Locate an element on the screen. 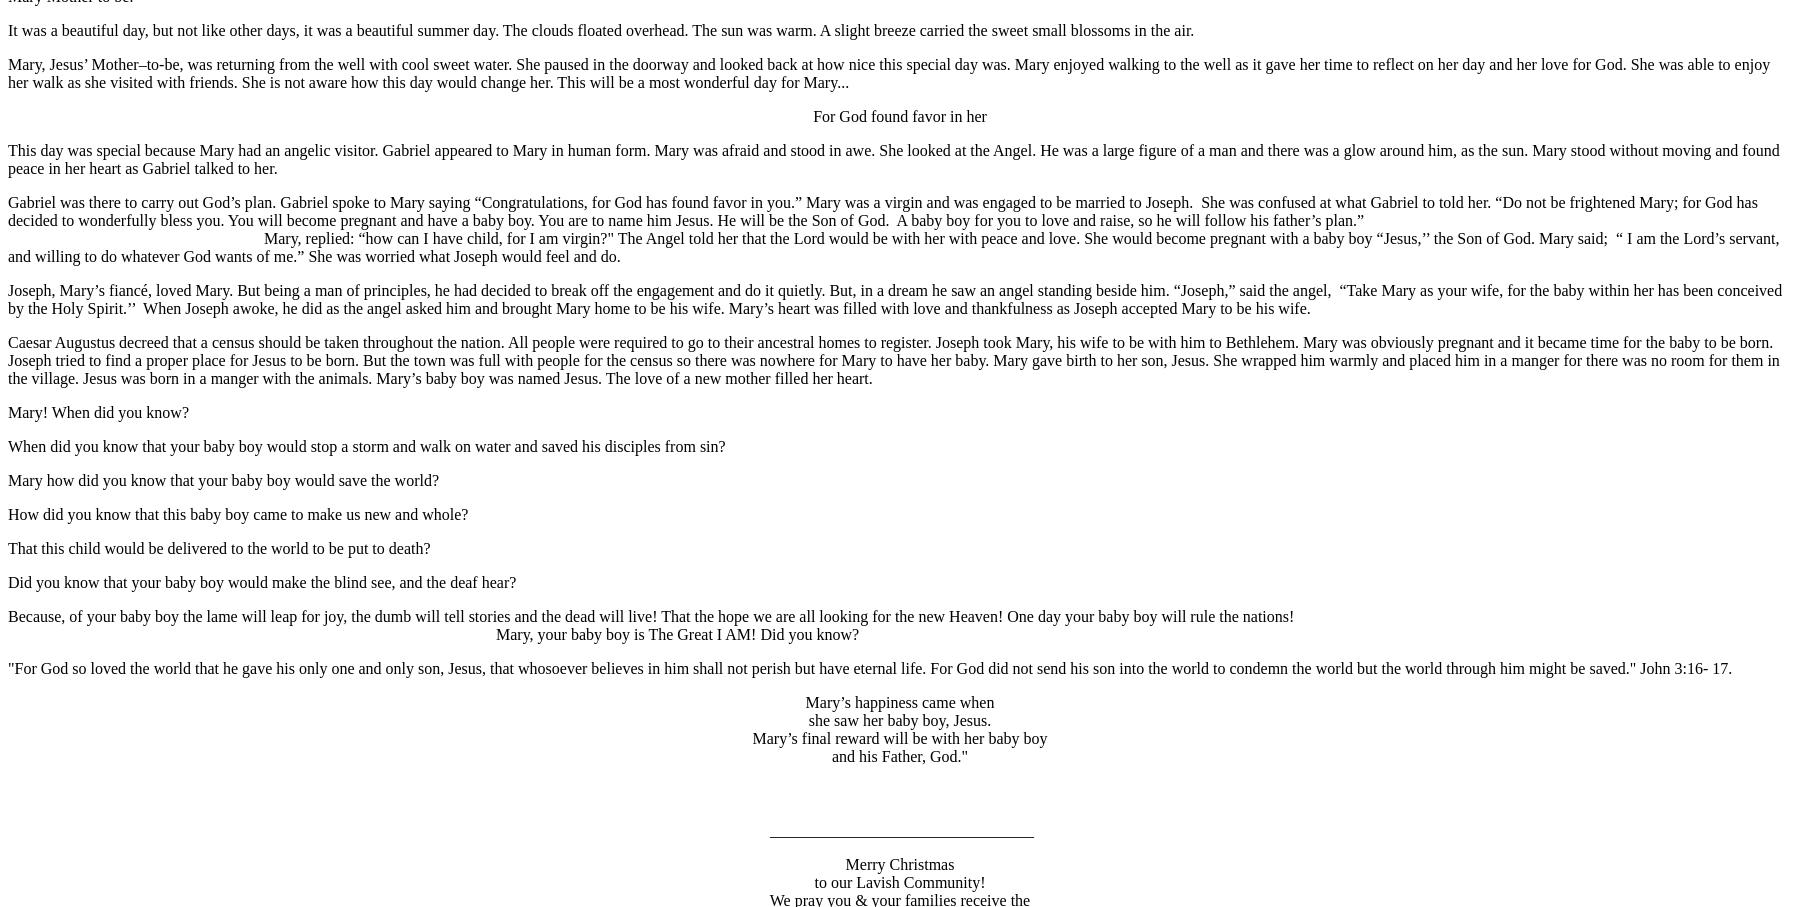 The width and height of the screenshot is (1800, 907). 'For God found favor in her' is located at coordinates (813, 114).